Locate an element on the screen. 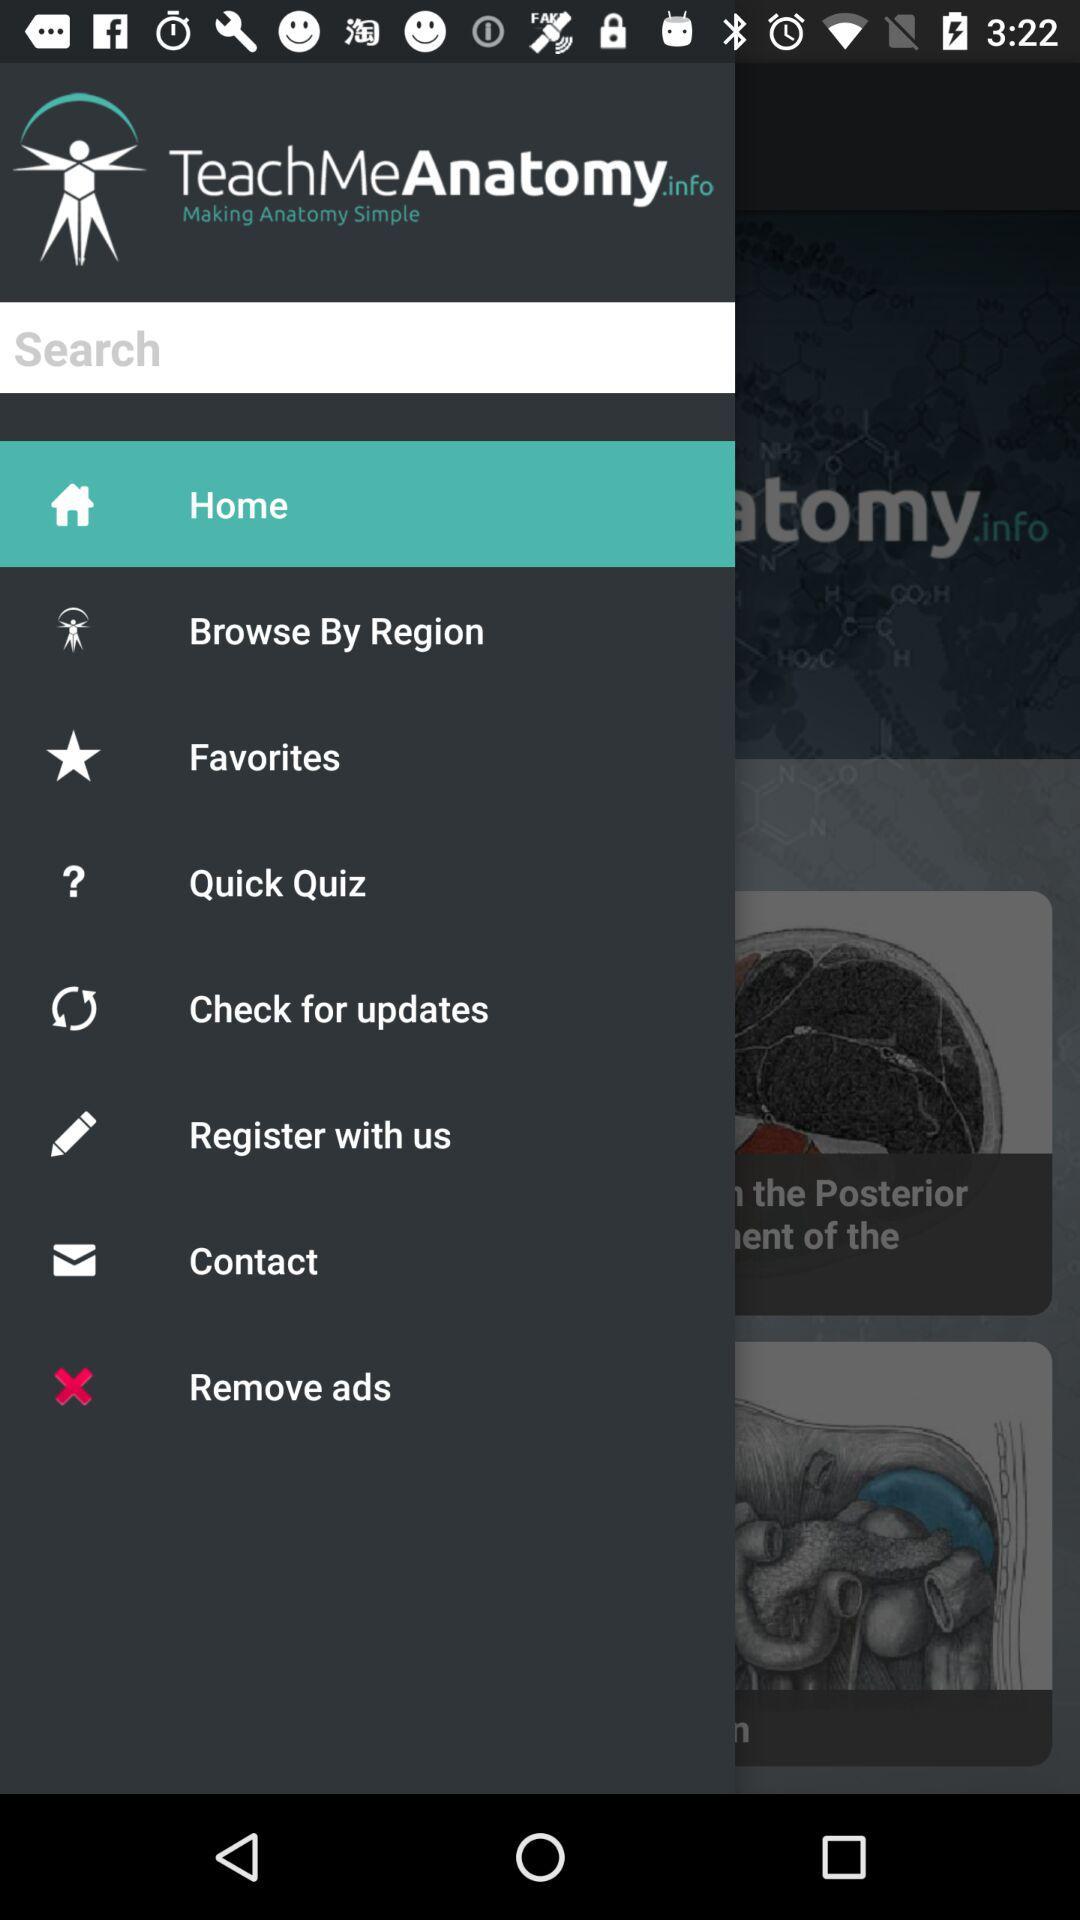 The width and height of the screenshot is (1080, 1920). the image which is at bottom right corner is located at coordinates (801, 1553).